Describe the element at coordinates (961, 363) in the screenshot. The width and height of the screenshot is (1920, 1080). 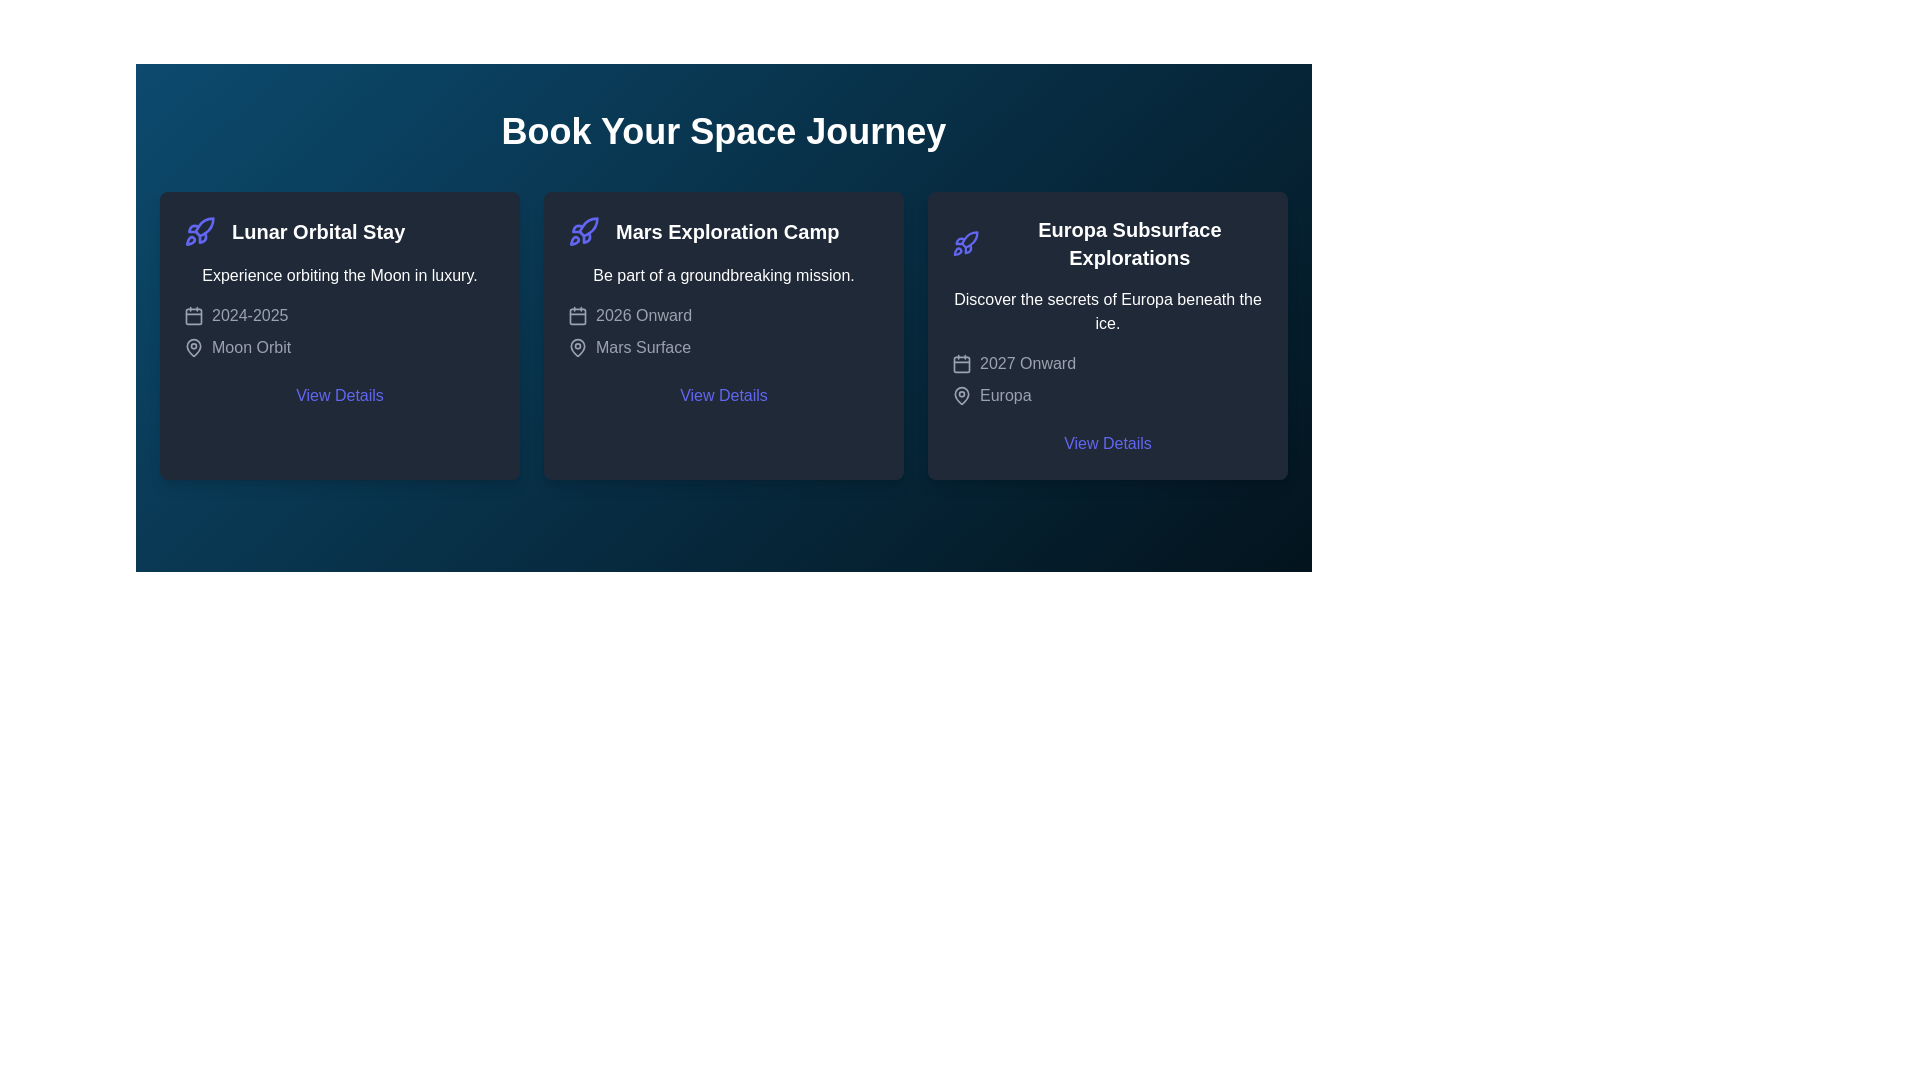
I see `the small gray calendar icon located to the left of the text '2027 Onward' within the 'Europa Subsurface Explorations' card to visually associate with date-related information` at that location.